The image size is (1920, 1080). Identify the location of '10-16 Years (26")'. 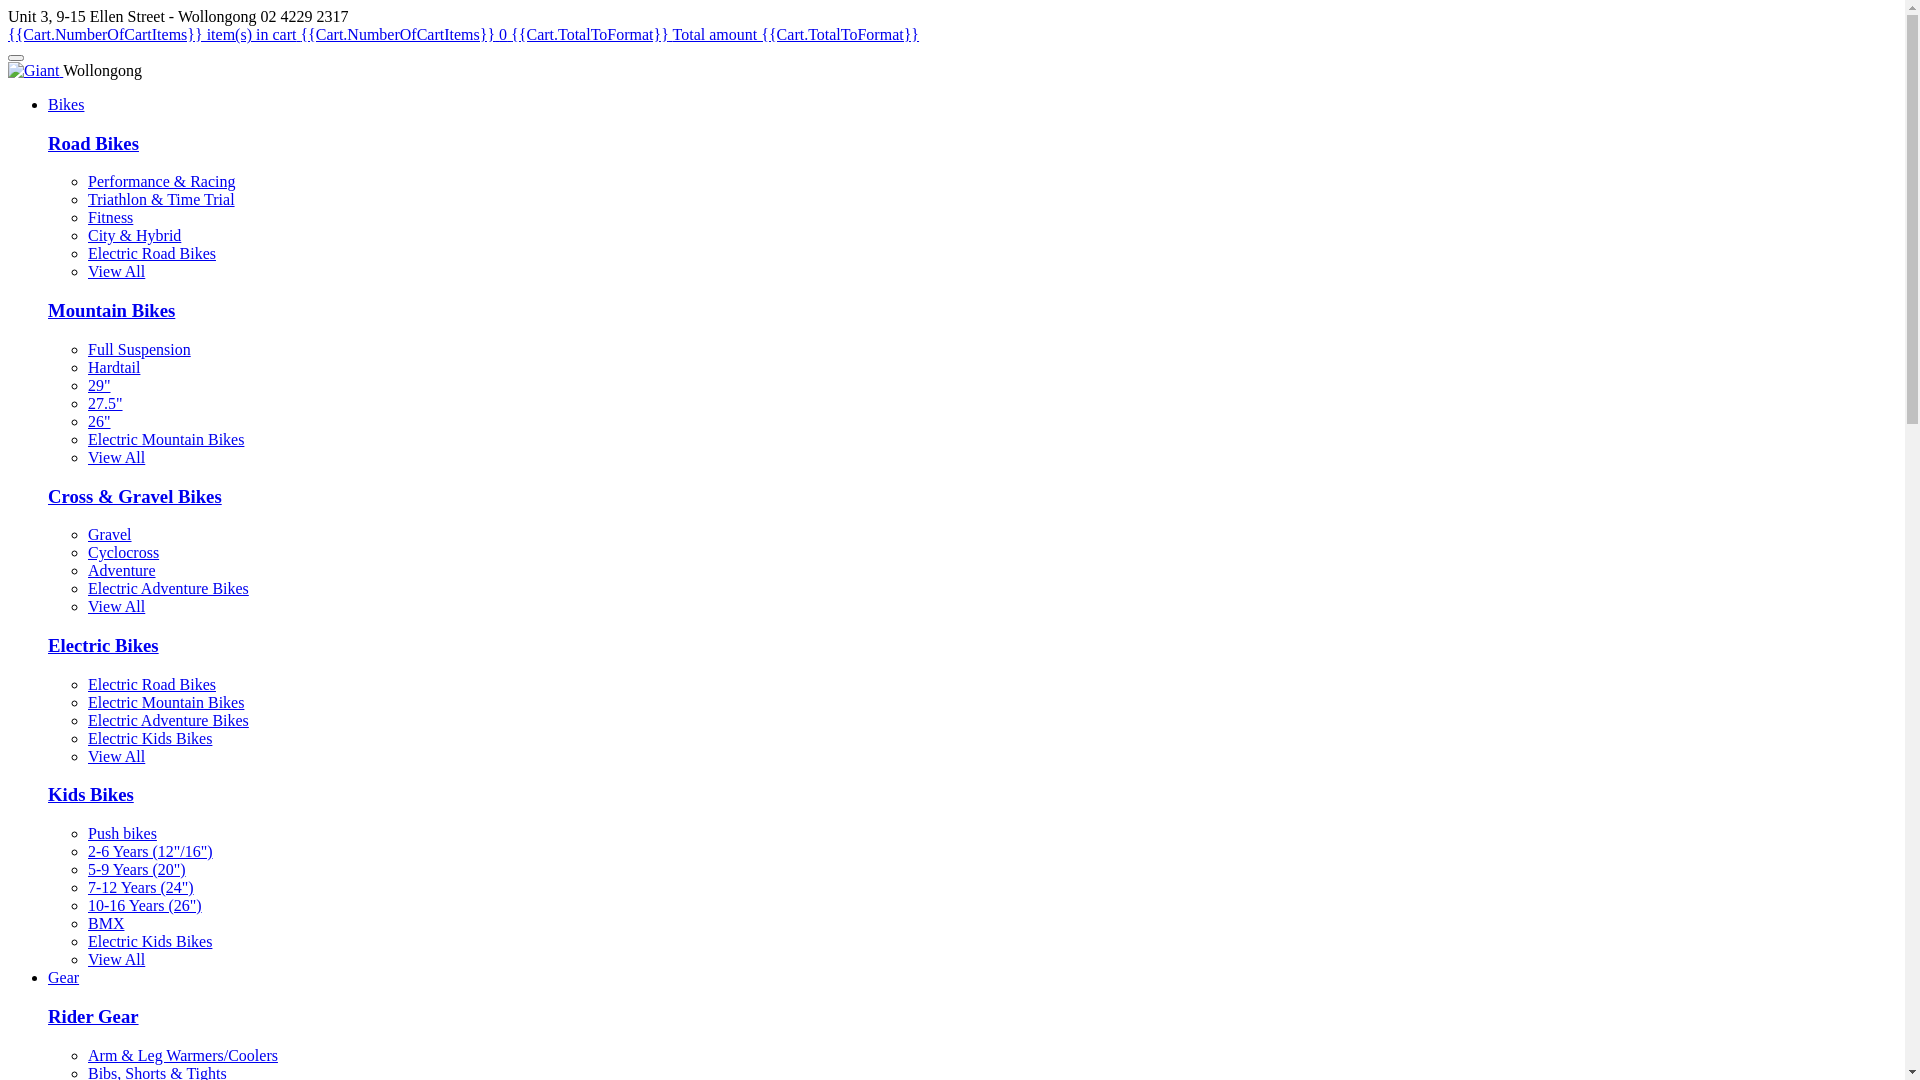
(143, 905).